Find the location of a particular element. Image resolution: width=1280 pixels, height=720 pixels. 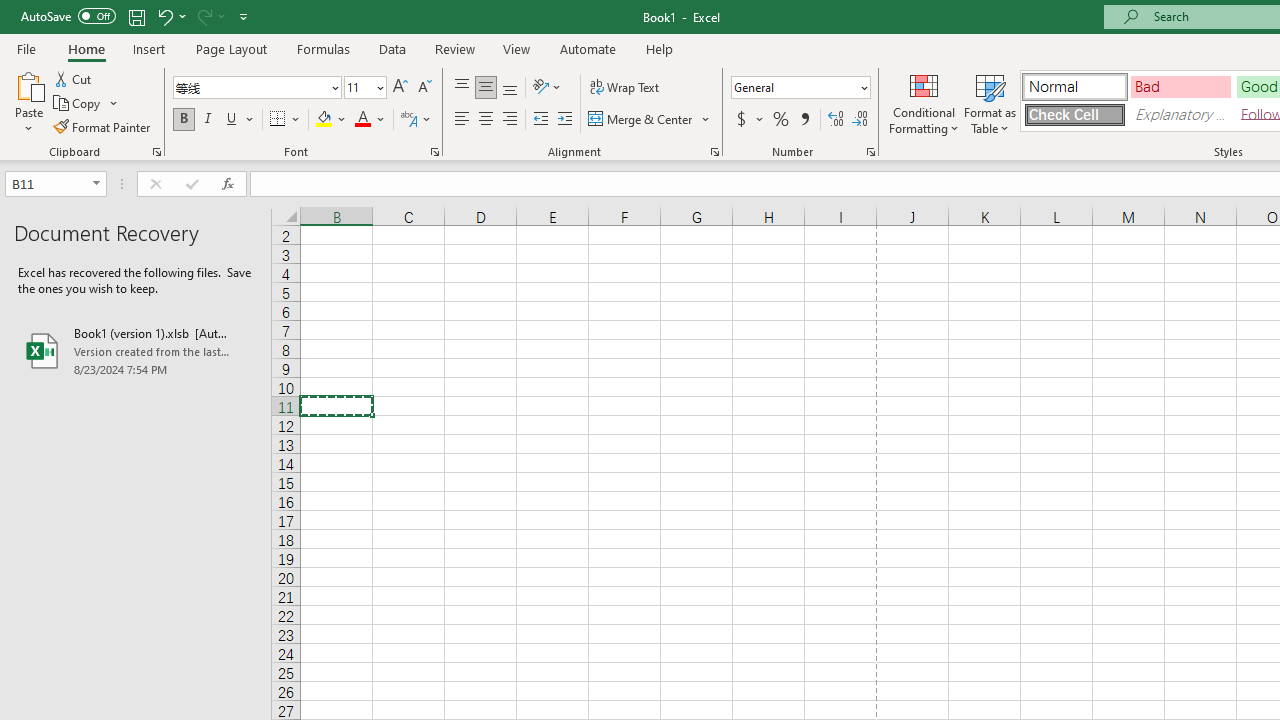

'Fill Color' is located at coordinates (331, 119).